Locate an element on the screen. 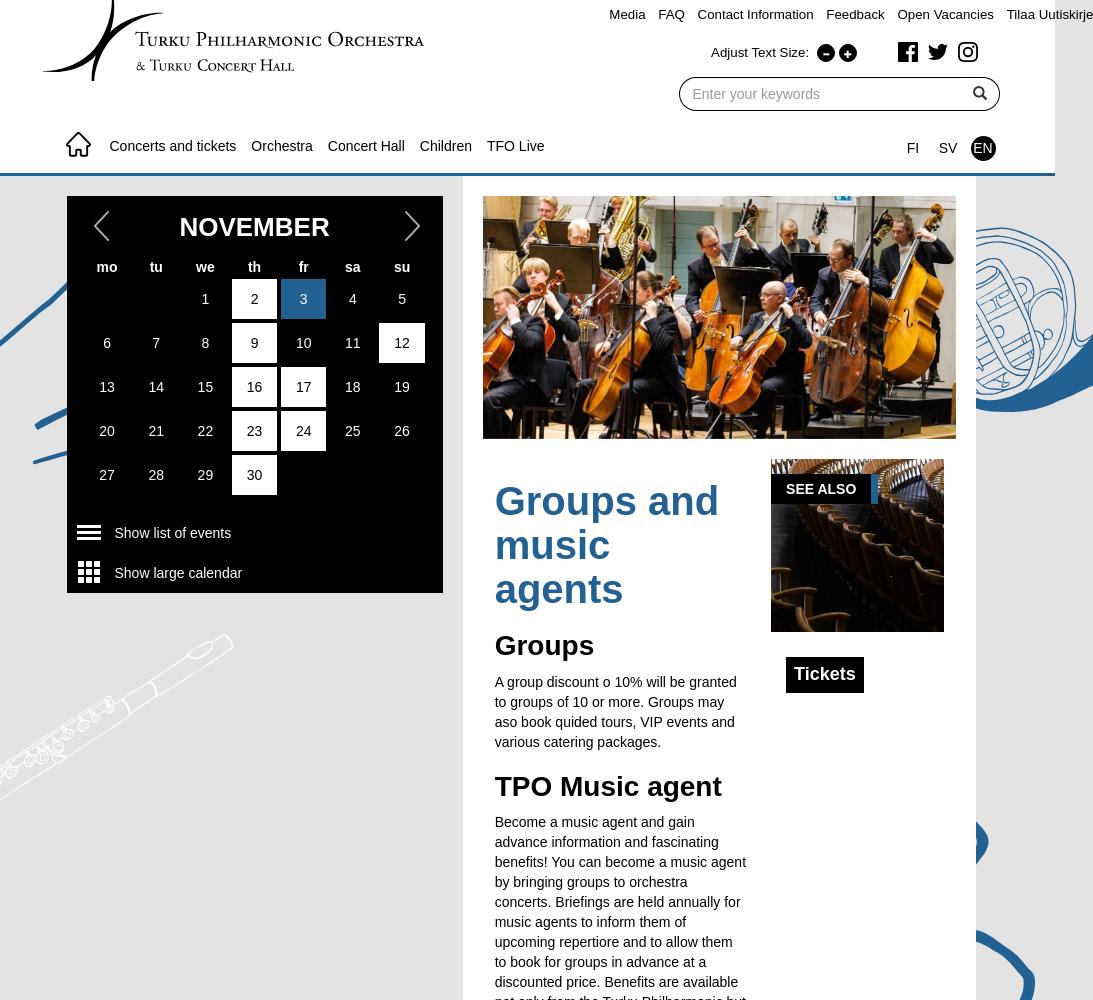  '26' is located at coordinates (400, 430).